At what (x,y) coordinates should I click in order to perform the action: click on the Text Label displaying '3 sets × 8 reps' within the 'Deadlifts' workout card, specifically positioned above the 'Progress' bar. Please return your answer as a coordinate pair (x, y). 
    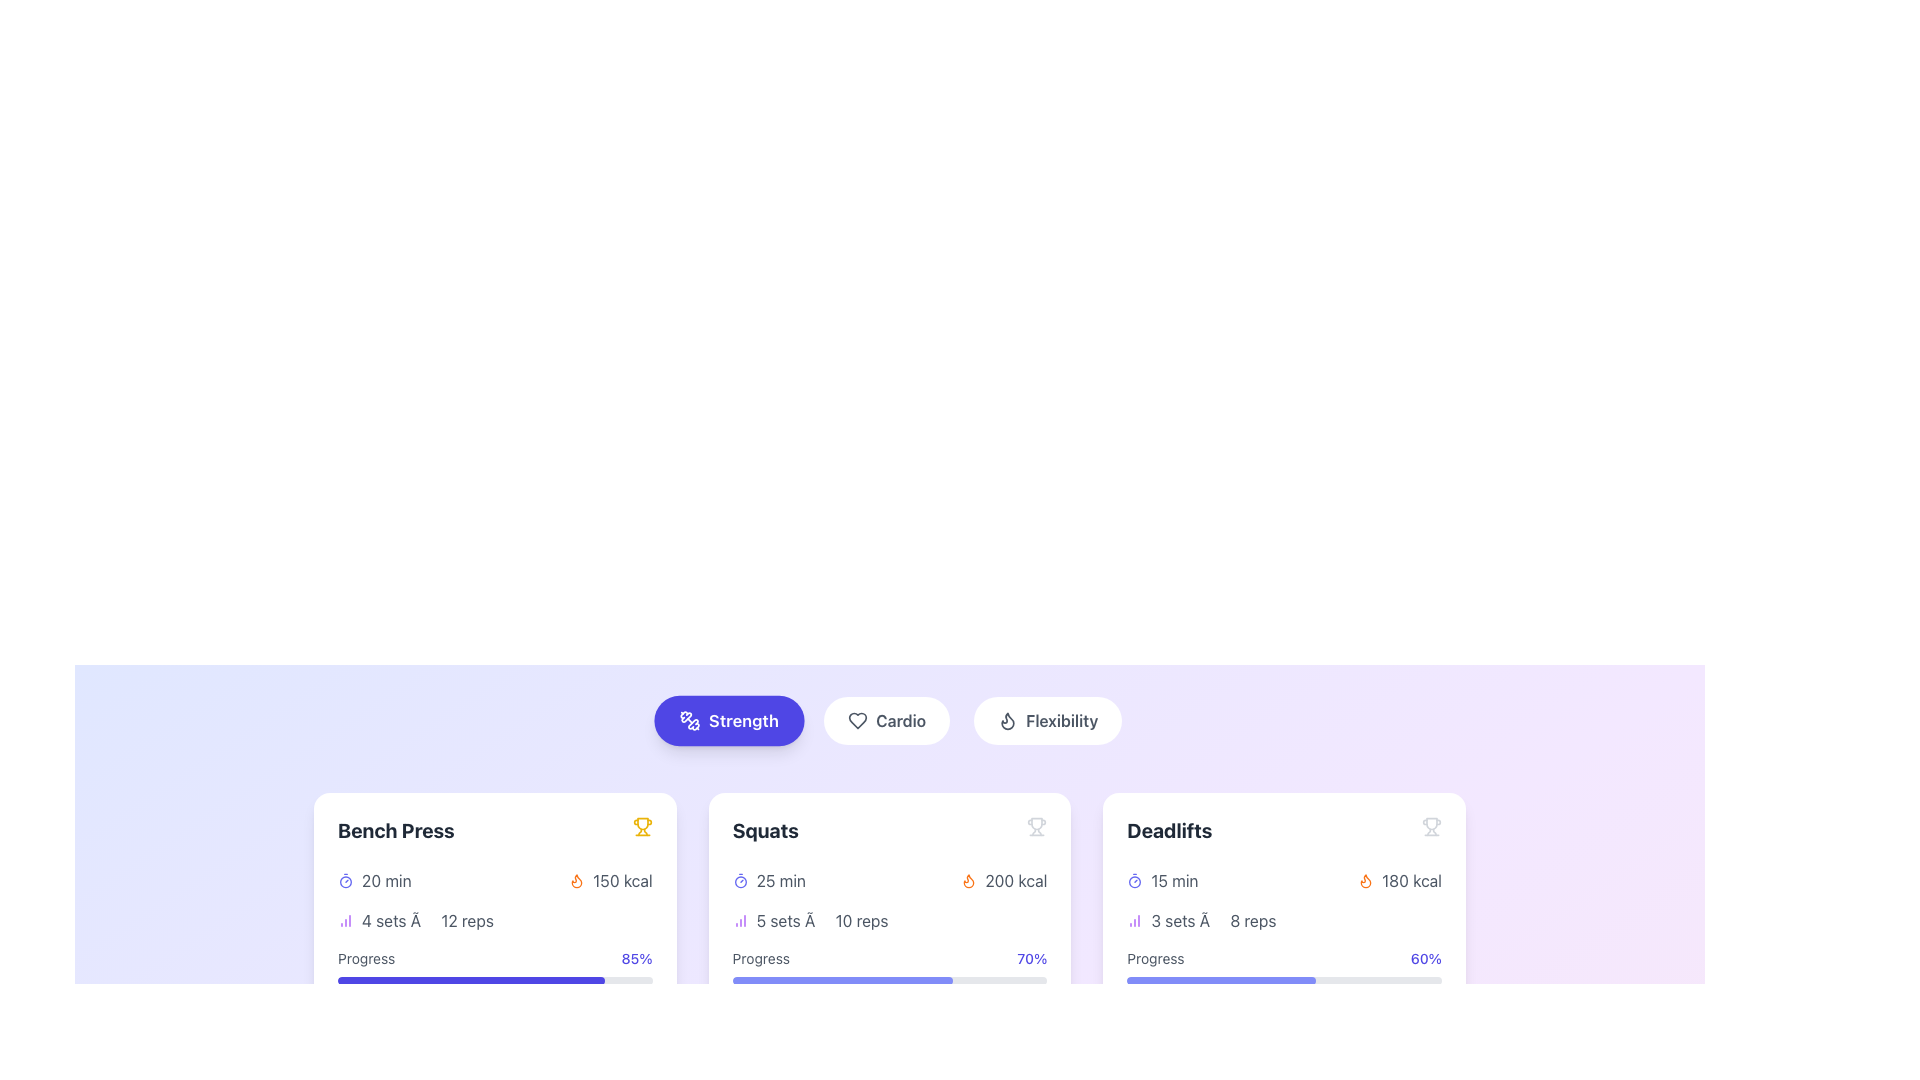
    Looking at the image, I should click on (1212, 921).